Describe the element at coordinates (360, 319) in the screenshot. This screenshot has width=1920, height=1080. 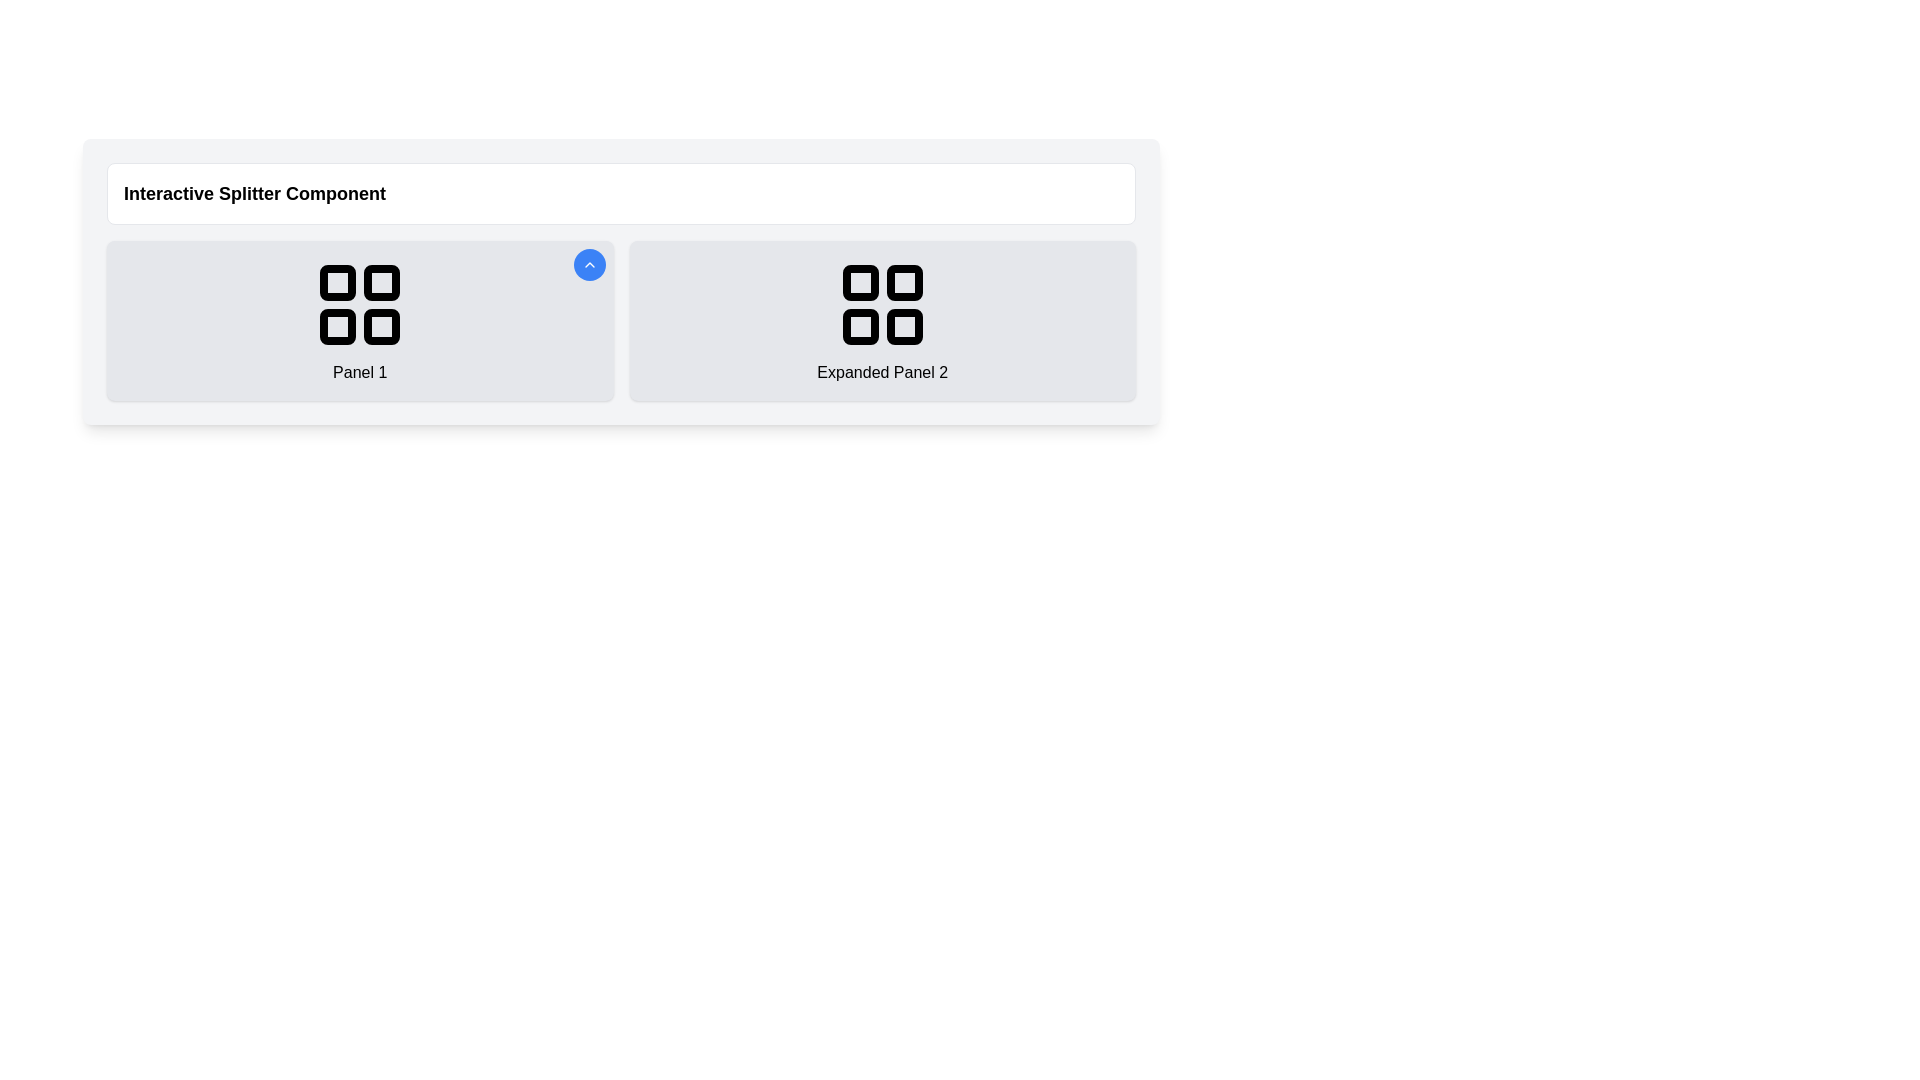
I see `the left panel of the interactive splitter component that displays content related to 'Panel 1'` at that location.